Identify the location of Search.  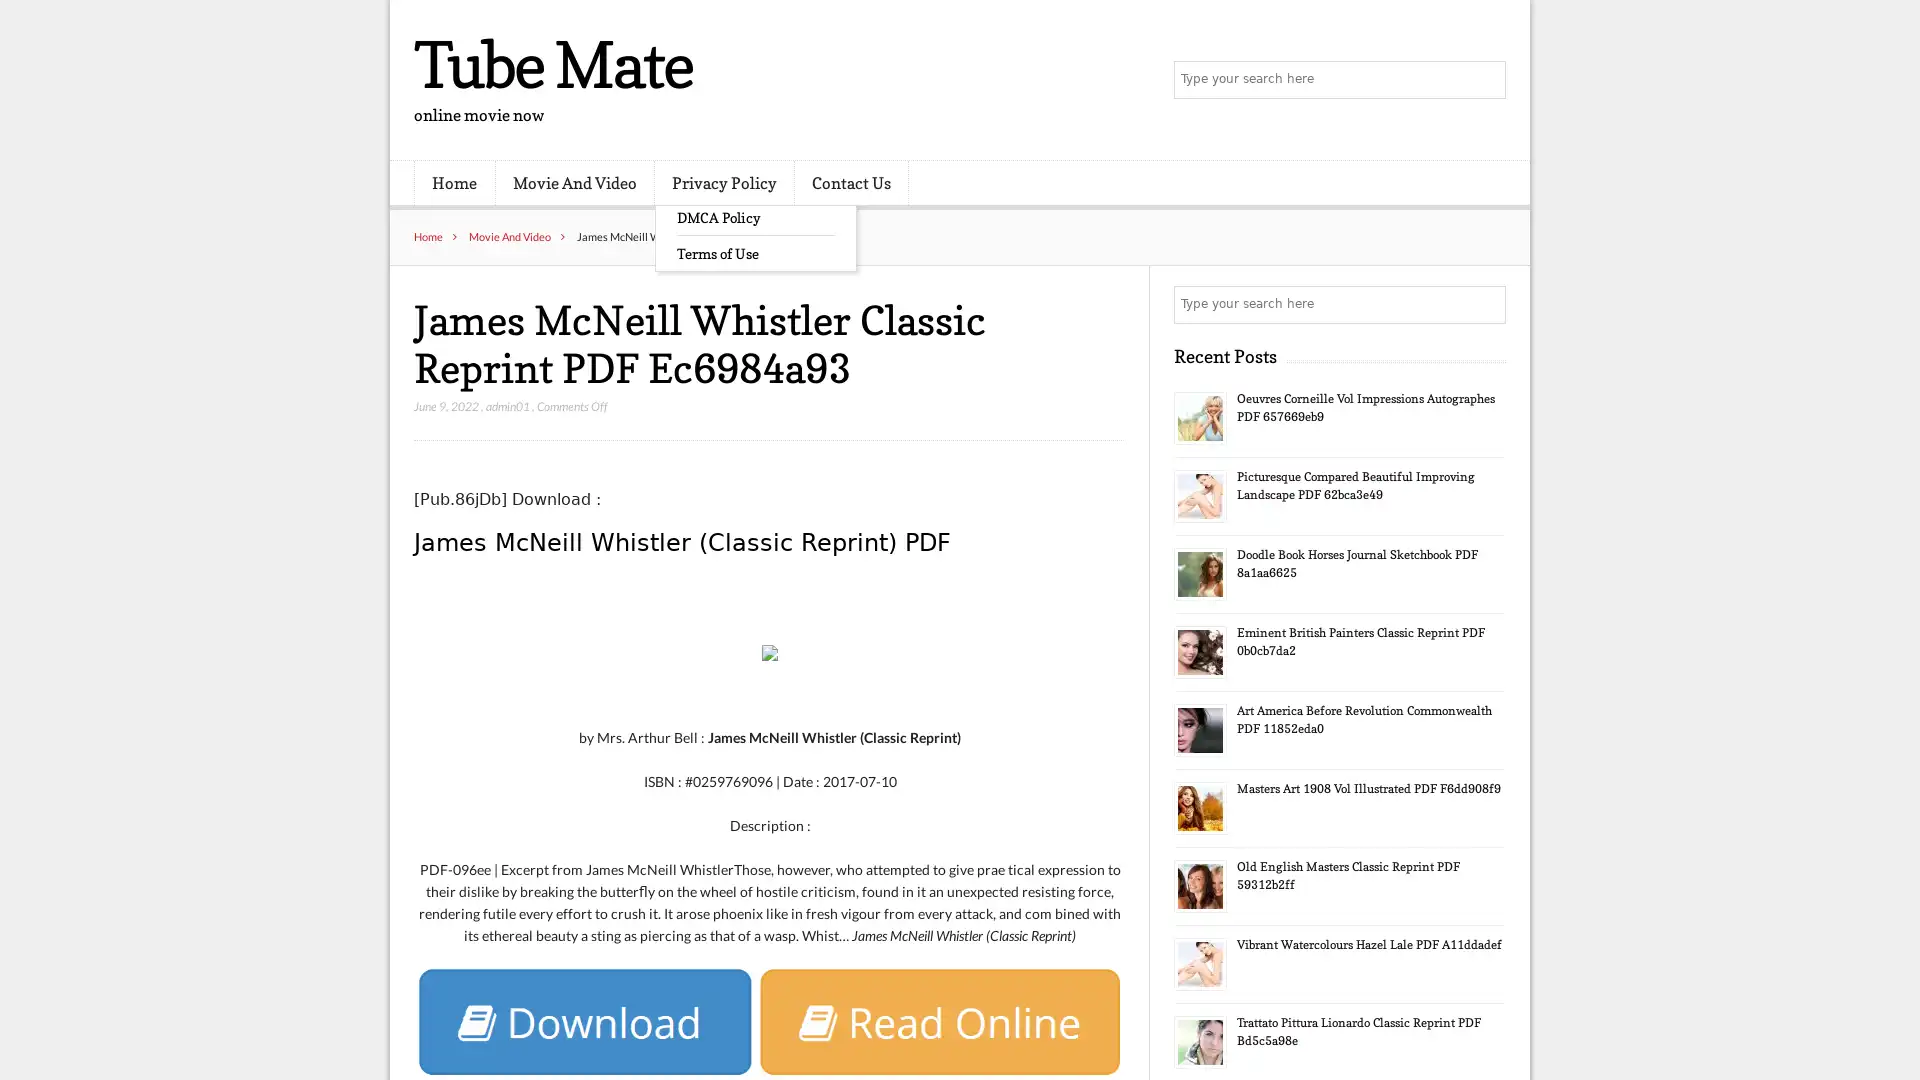
(1485, 80).